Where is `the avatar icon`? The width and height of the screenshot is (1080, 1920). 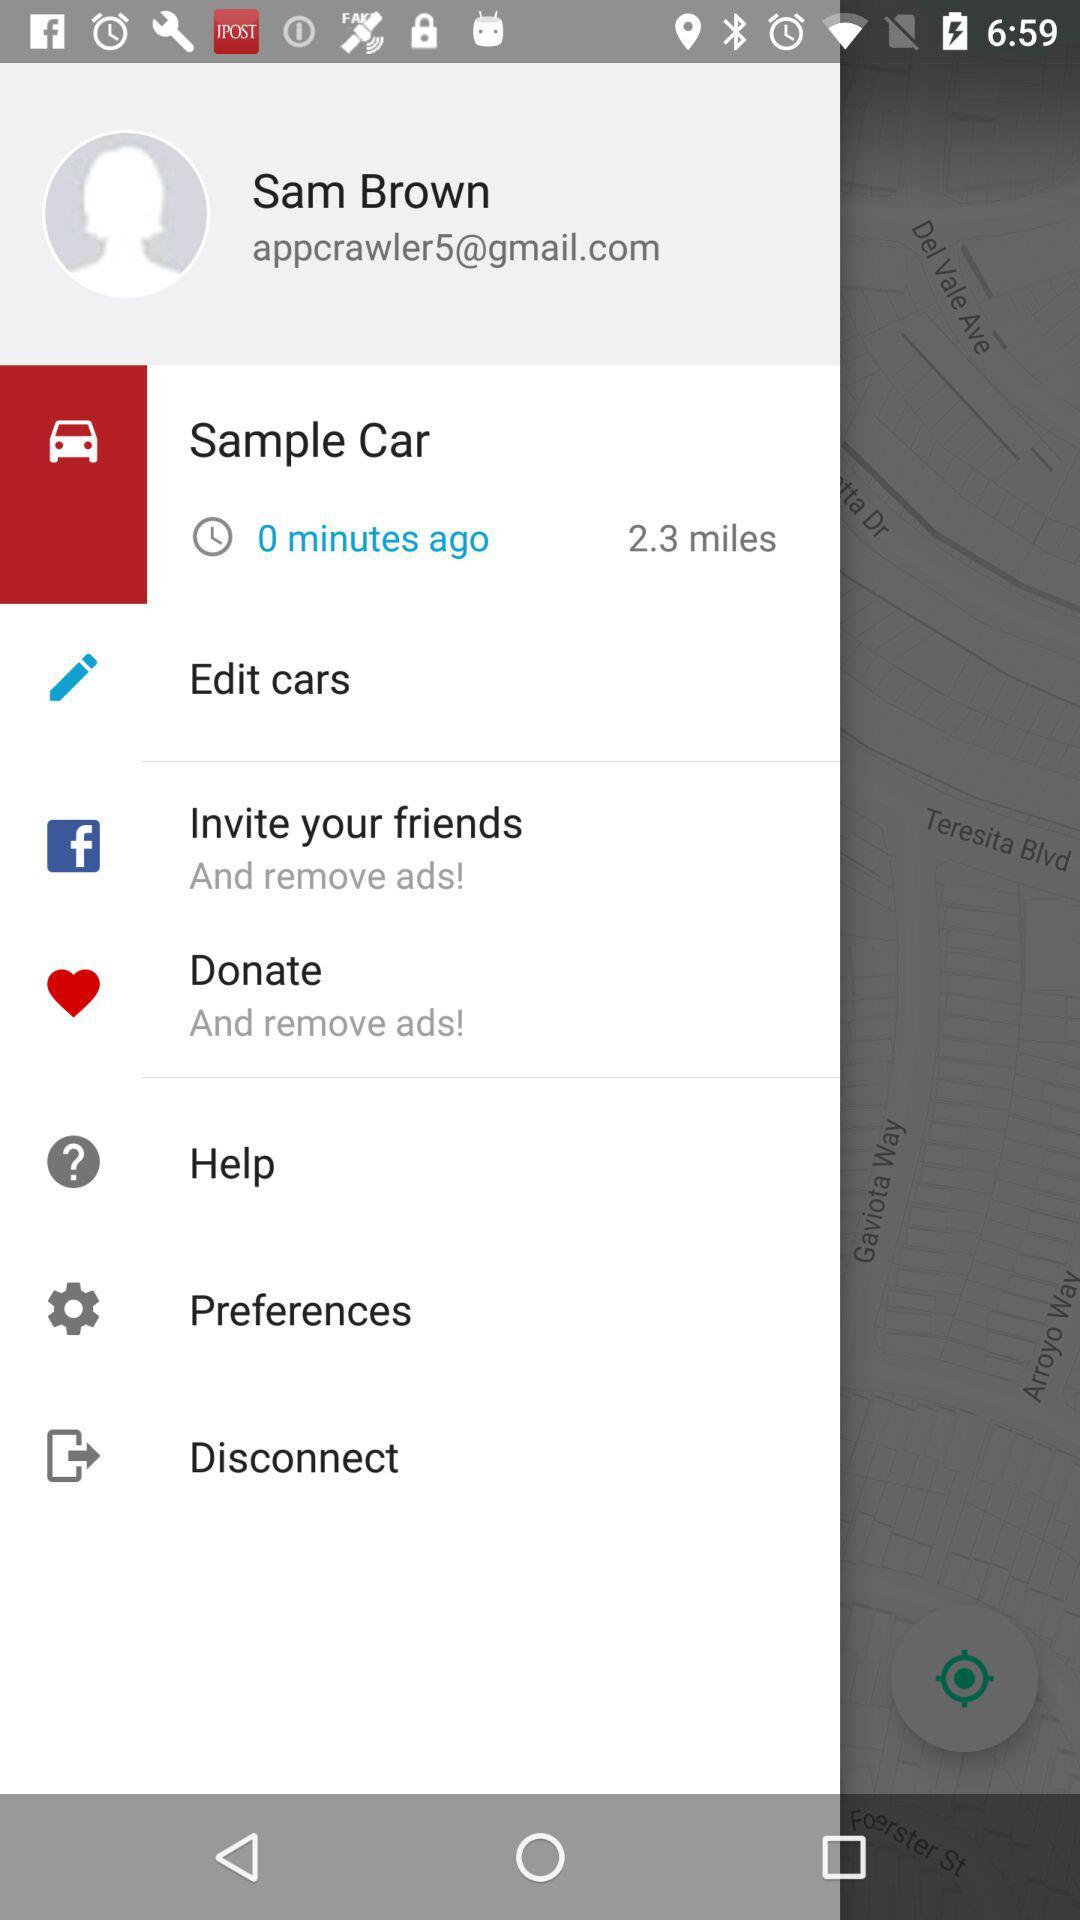
the avatar icon is located at coordinates (72, 135).